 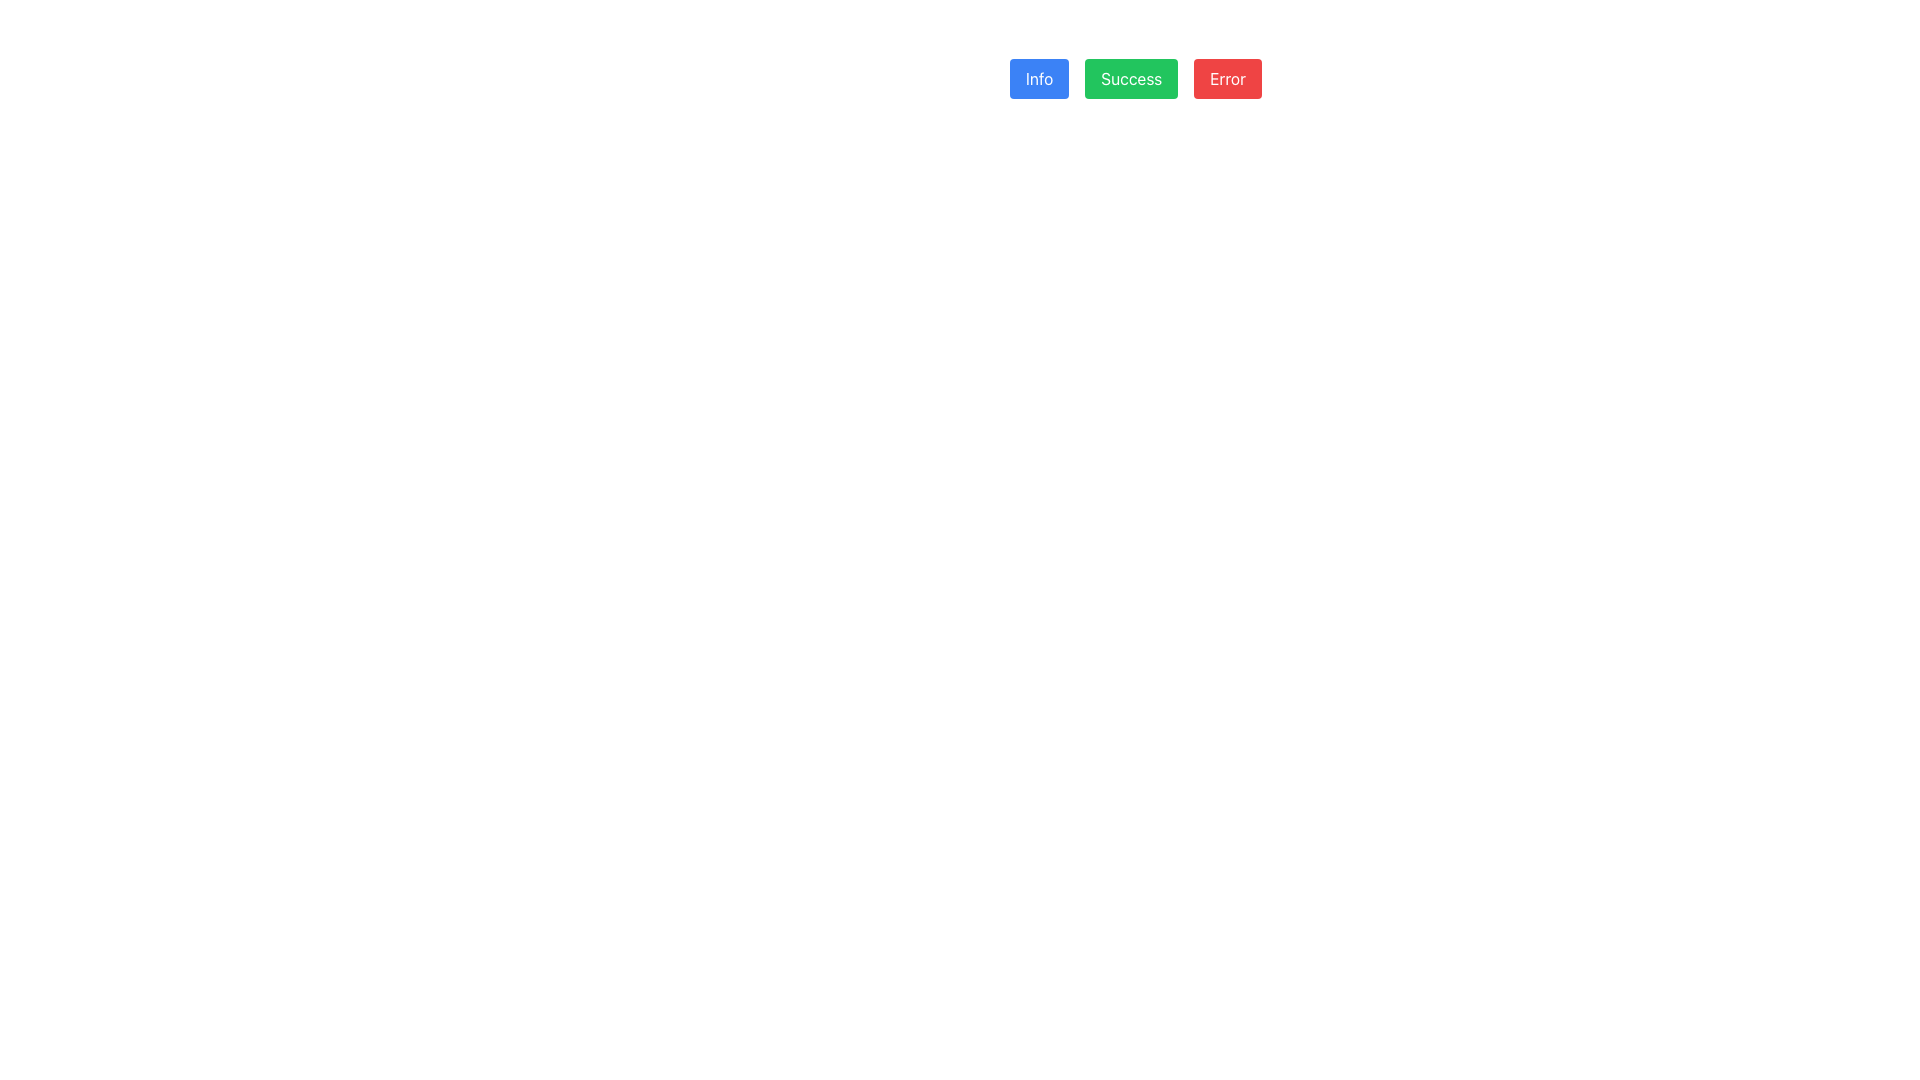 I want to click on the 'Error' button, the rightmost button among three buttons labeled 'Info,' 'Success,' and 'Error', so click(x=1227, y=77).